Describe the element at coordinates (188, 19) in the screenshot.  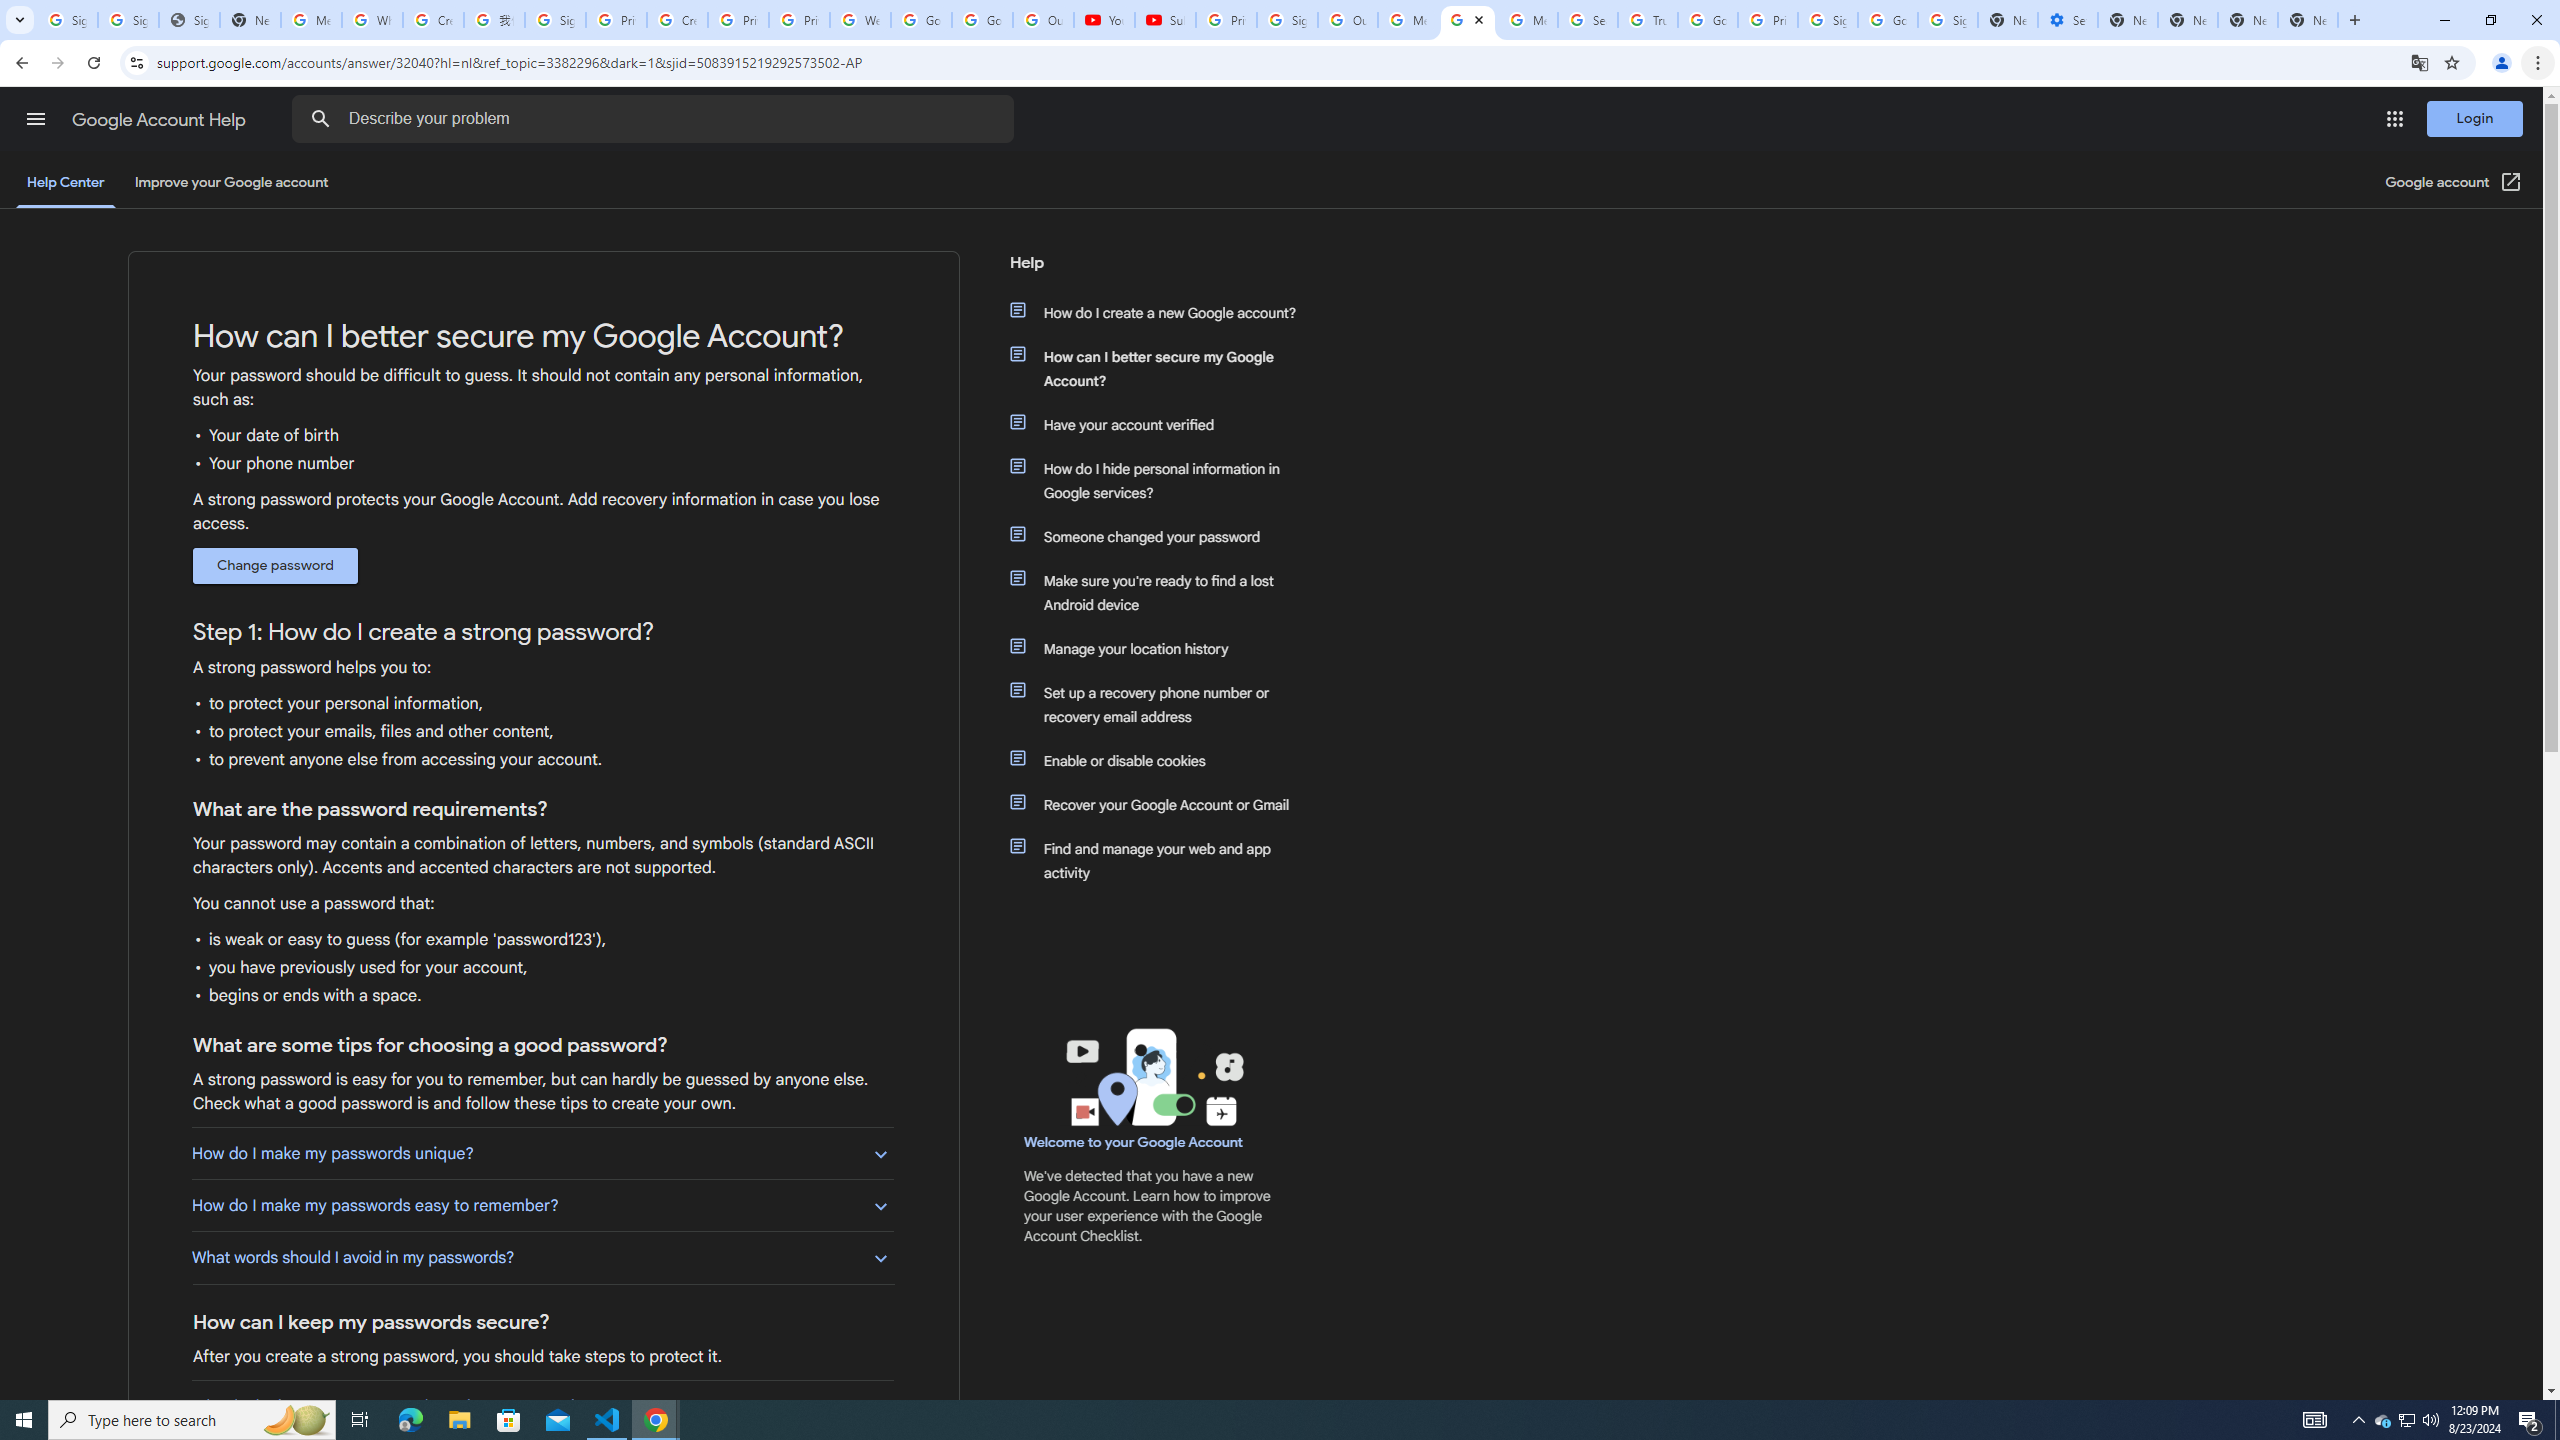
I see `'Sign In - USA TODAY'` at that location.